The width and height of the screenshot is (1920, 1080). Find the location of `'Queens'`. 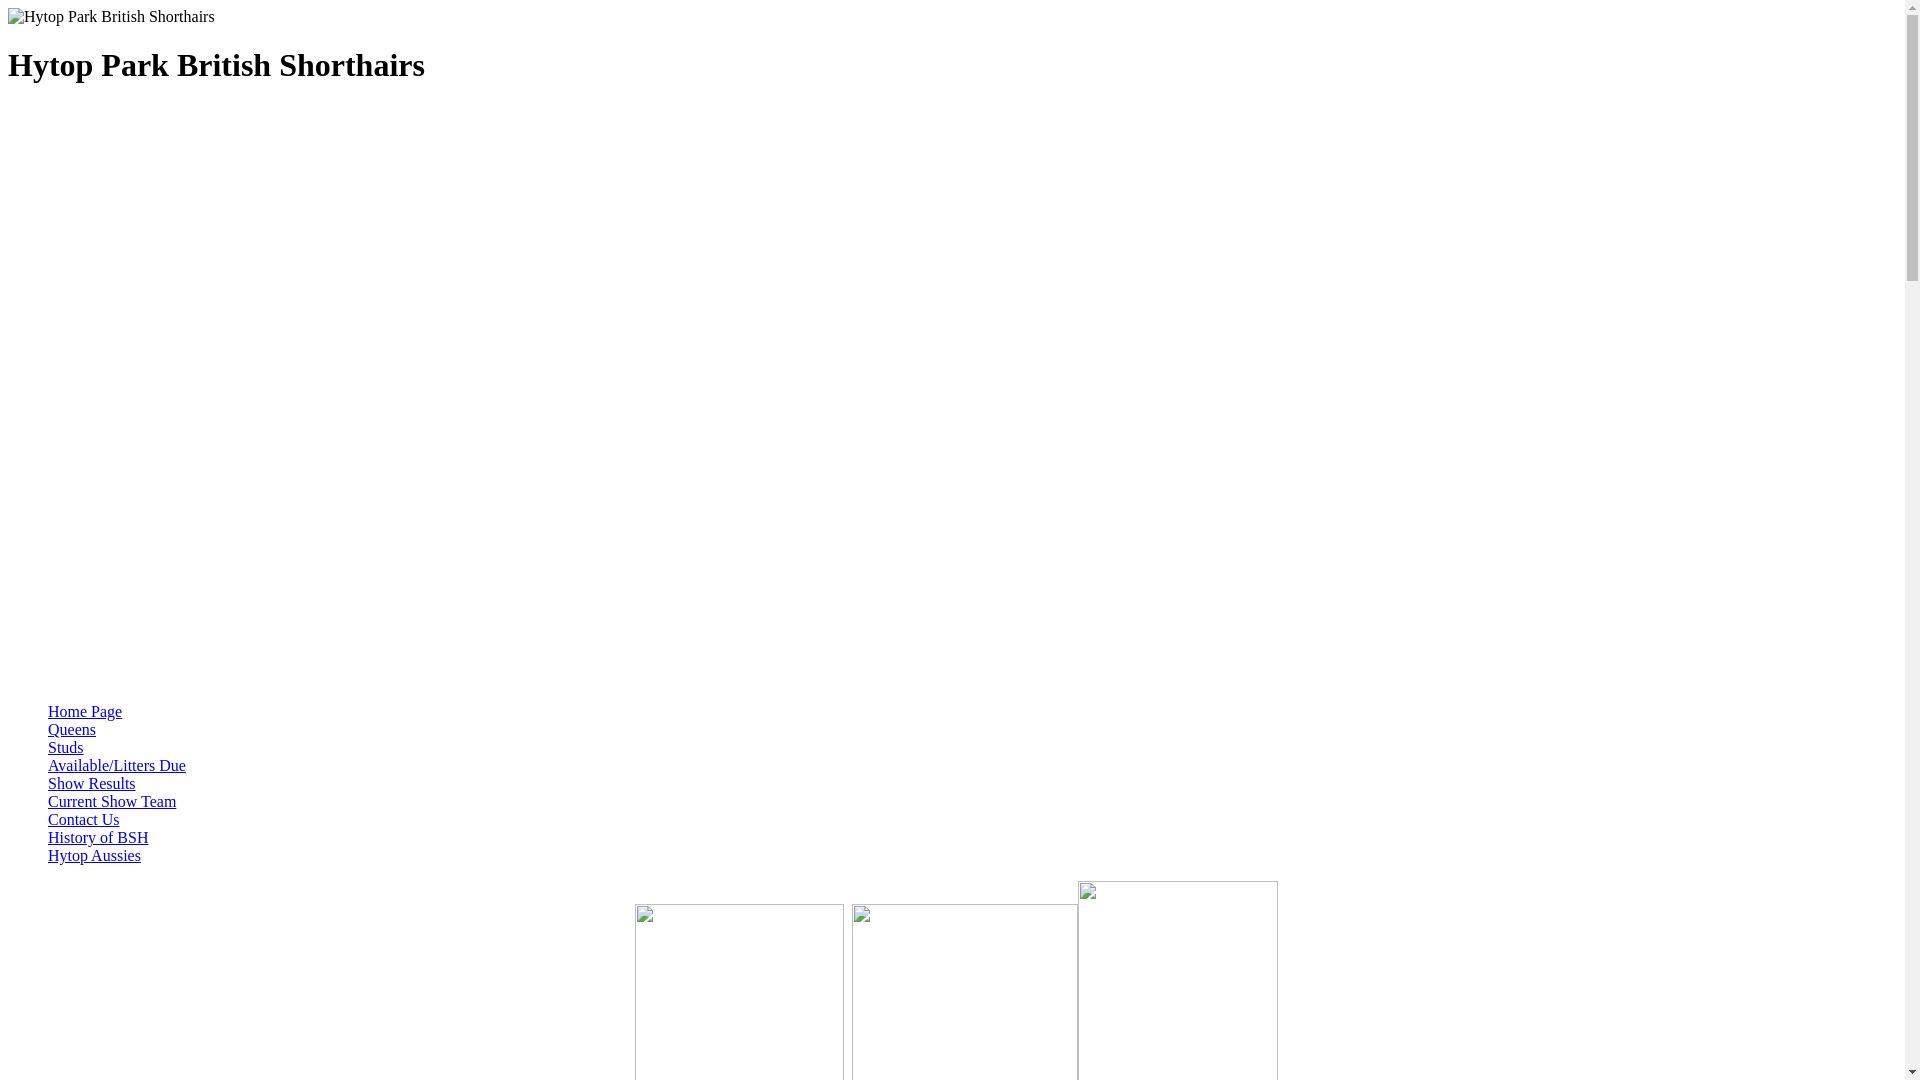

'Queens' is located at coordinates (72, 729).